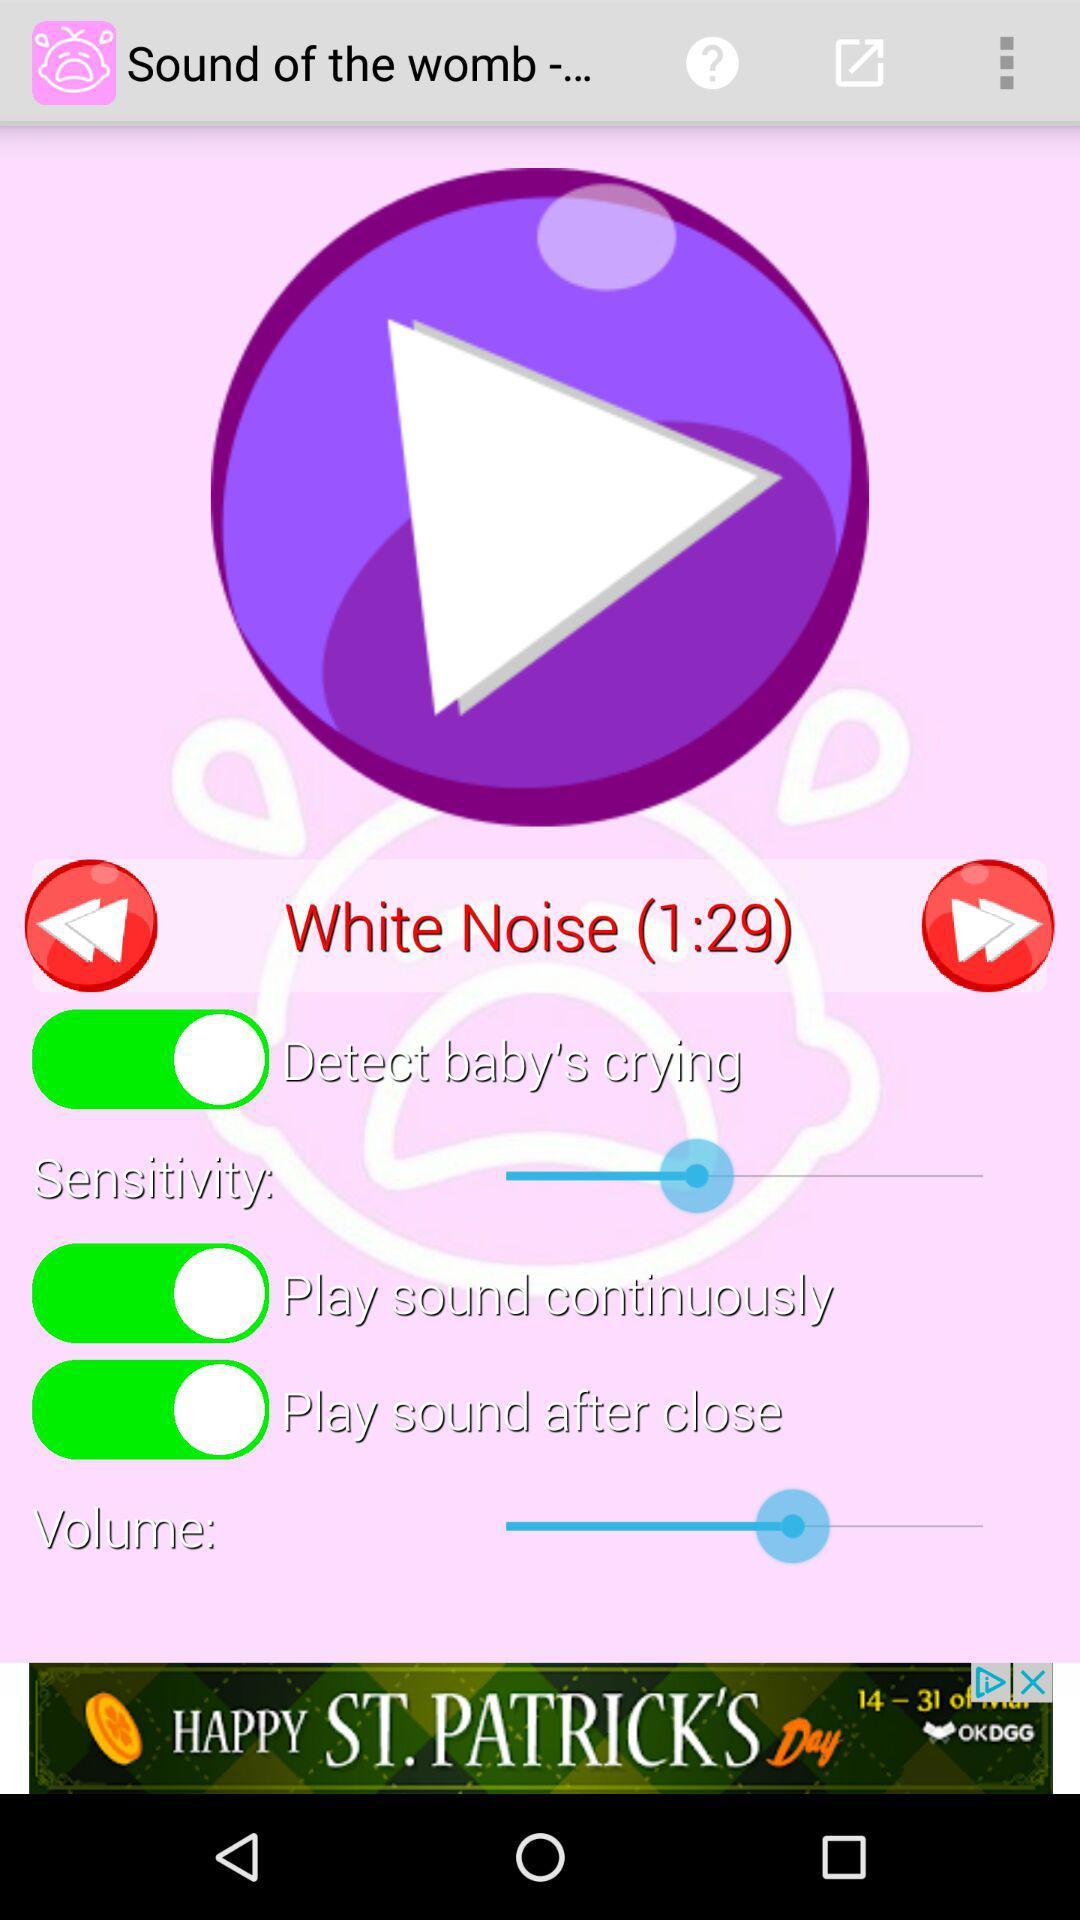 This screenshot has height=1920, width=1080. I want to click on rewind button, so click(91, 924).